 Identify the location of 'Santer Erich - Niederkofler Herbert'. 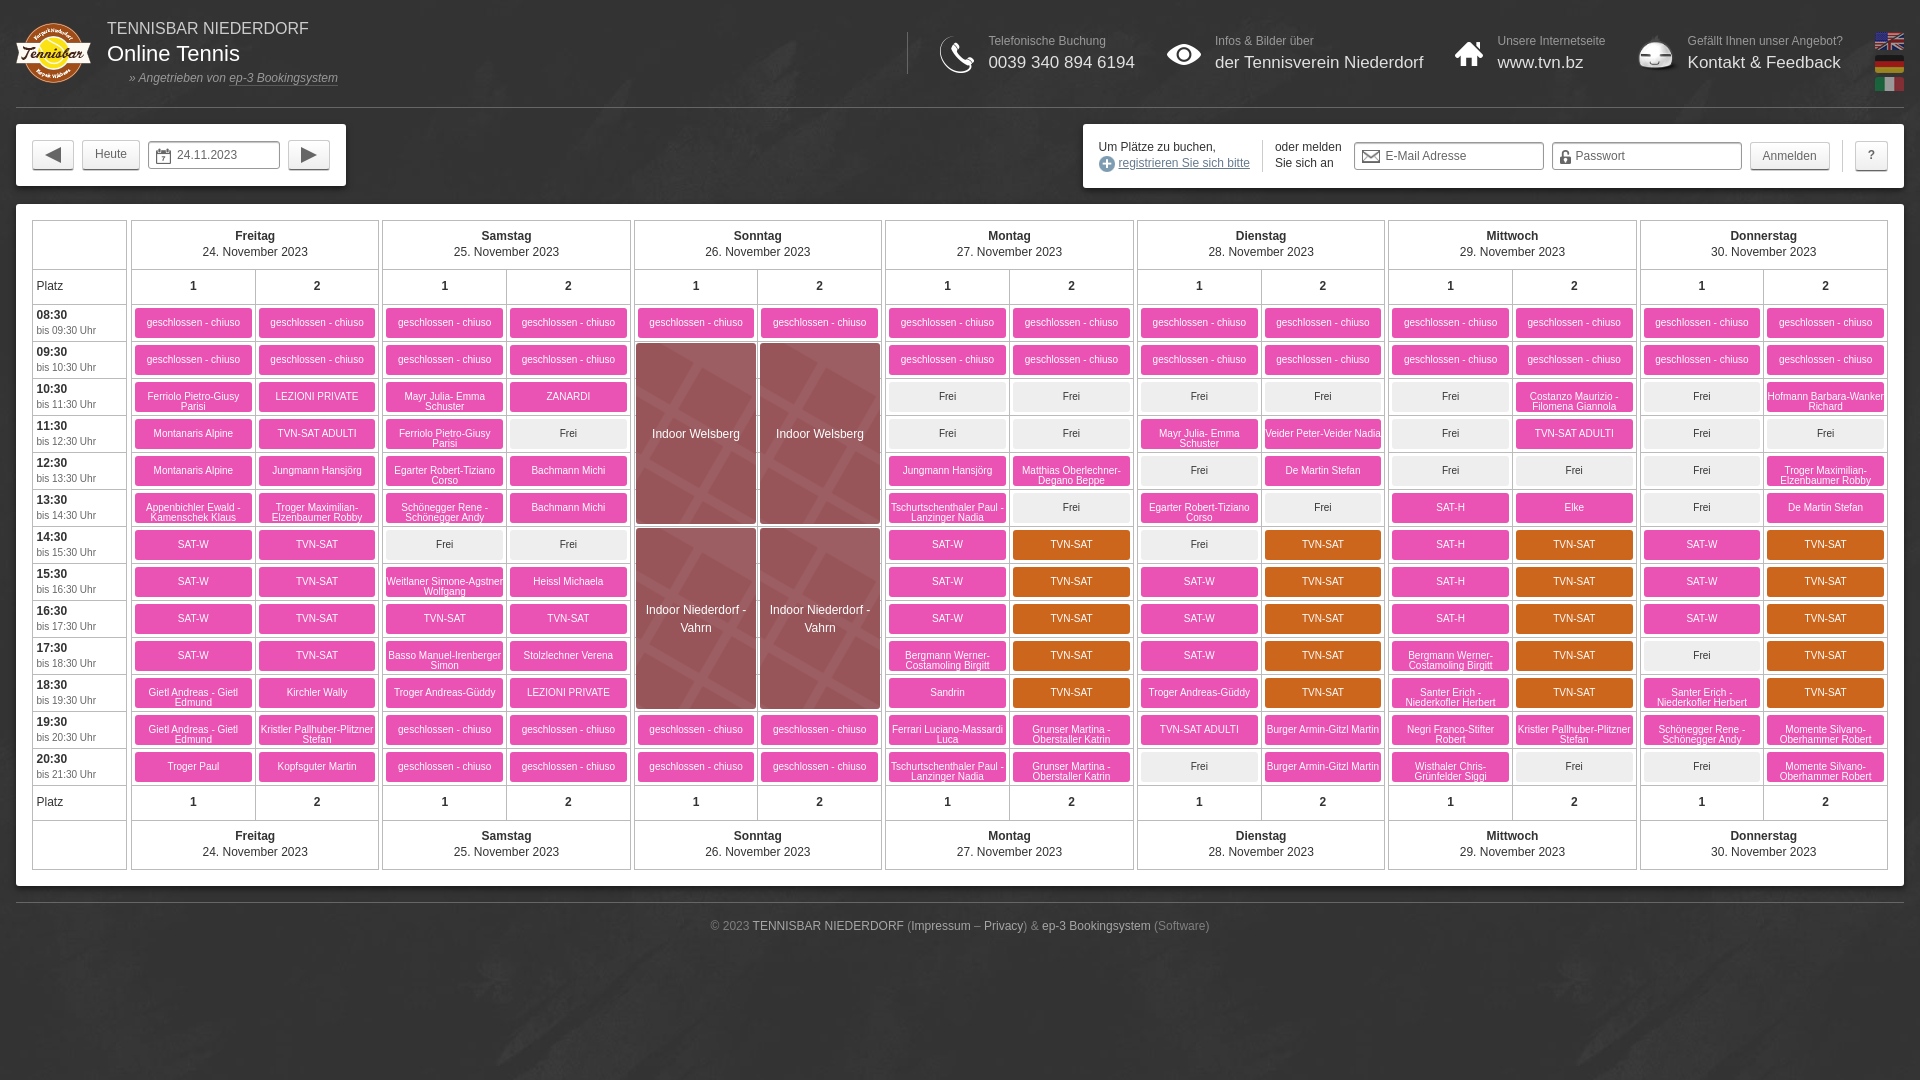
(1701, 692).